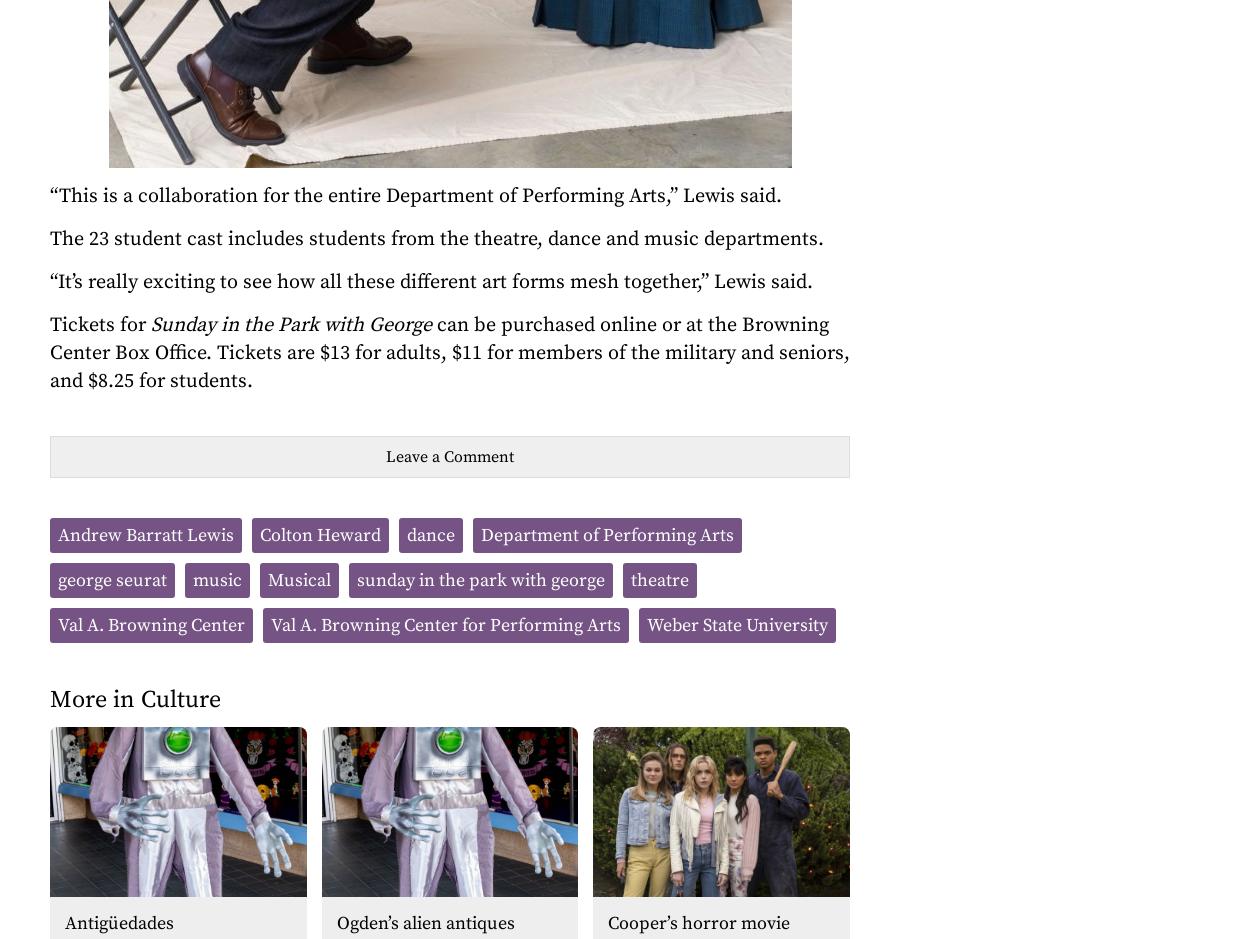 The height and width of the screenshot is (939, 1250). I want to click on 'dance', so click(431, 535).